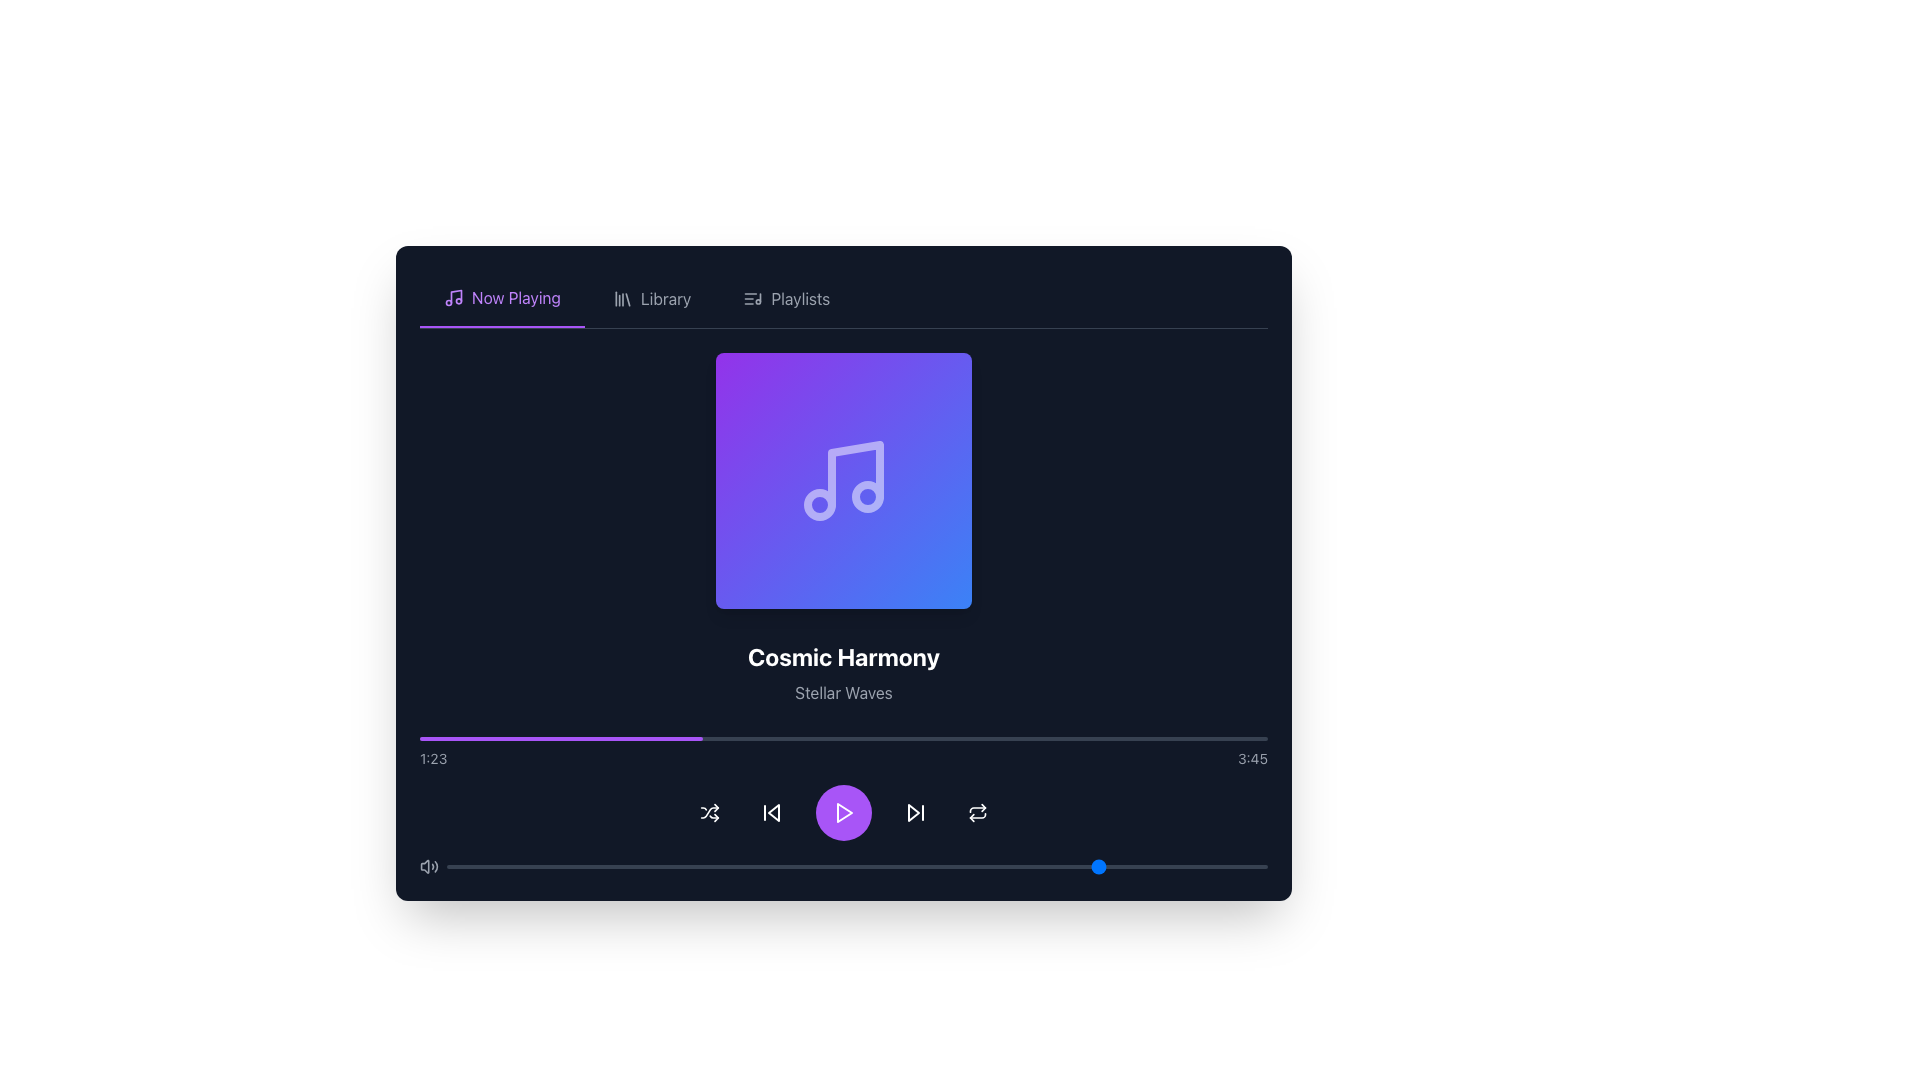 The image size is (1920, 1080). Describe the element at coordinates (470, 866) in the screenshot. I see `the slider` at that location.